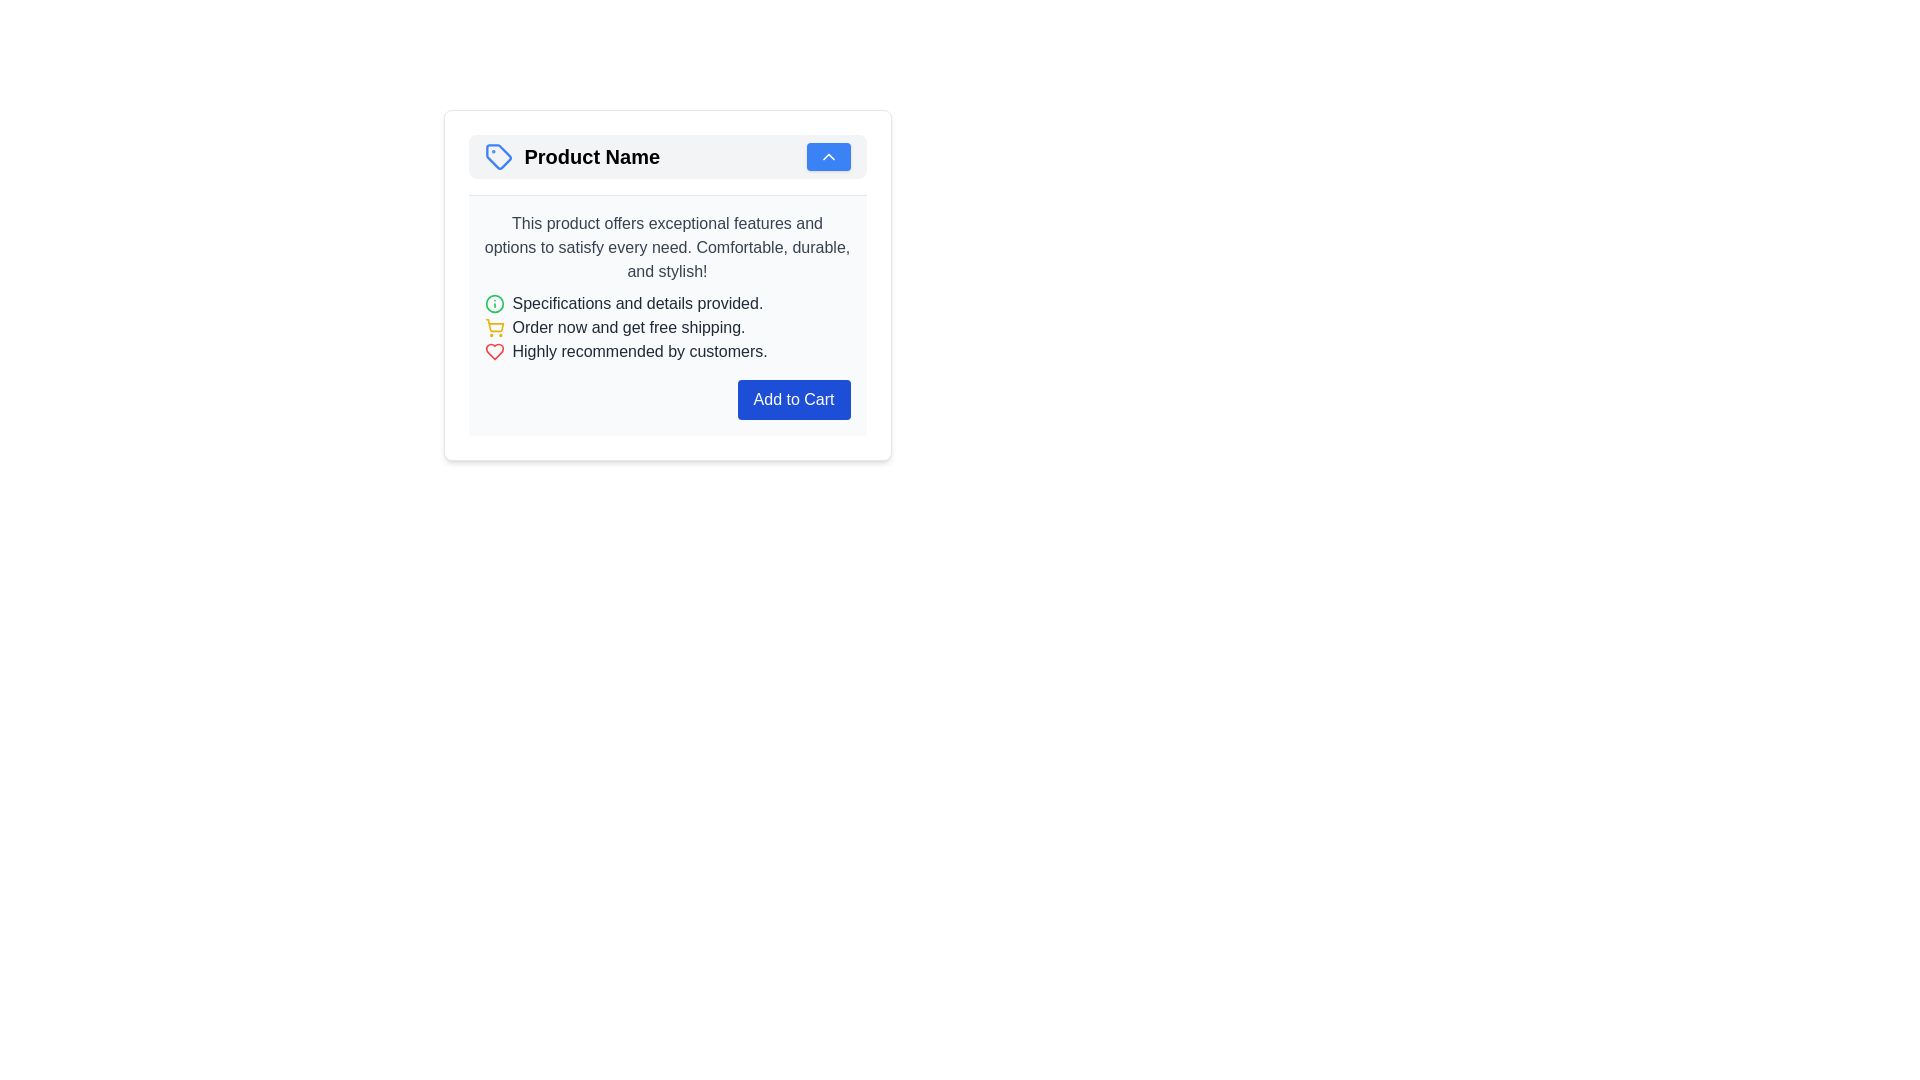 The height and width of the screenshot is (1080, 1920). Describe the element at coordinates (494, 350) in the screenshot. I see `the heart icon that represents customer preference, located to the left of the text 'Highly recommended by customers.'` at that location.